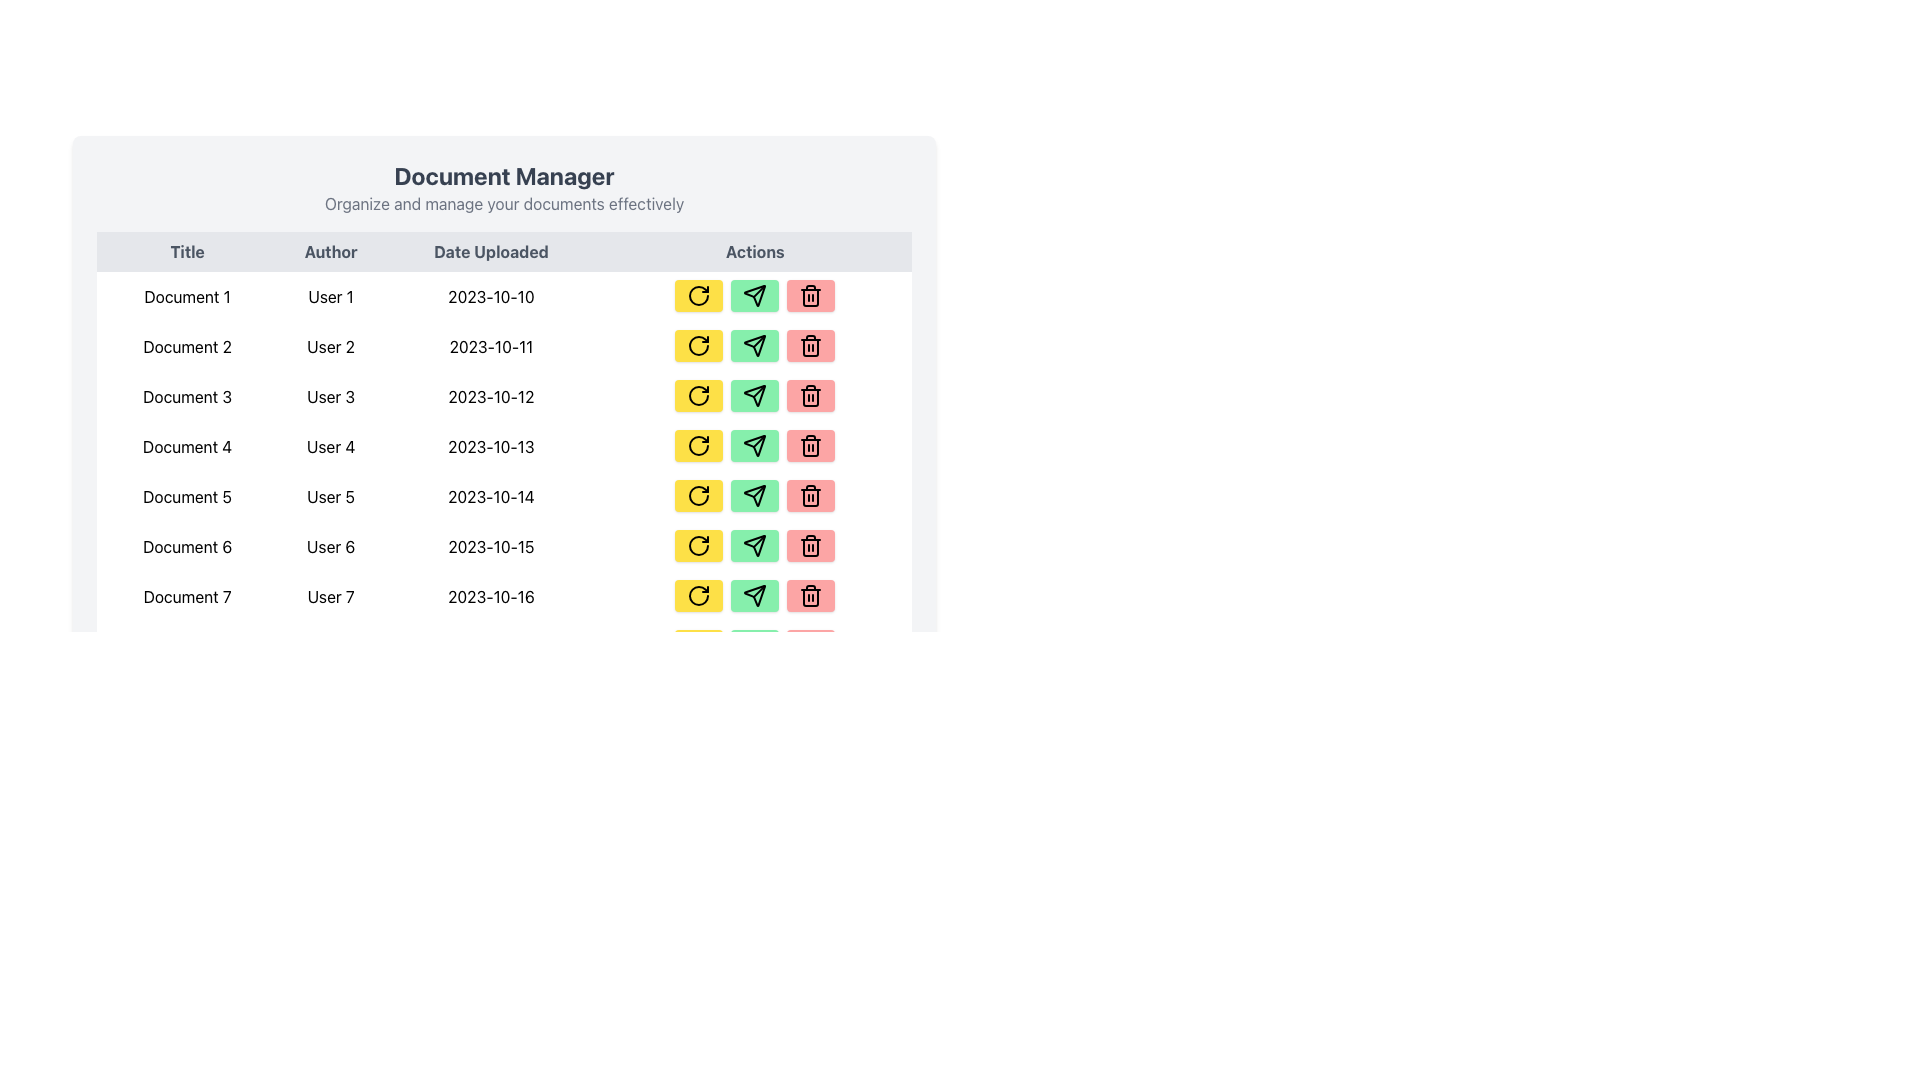  I want to click on the button to initiate sending or submission actions related to the document in the row for 'Document 3' uploaded on '2023-10-12'. This button is the second item under the 'Actions' column, so click(754, 396).